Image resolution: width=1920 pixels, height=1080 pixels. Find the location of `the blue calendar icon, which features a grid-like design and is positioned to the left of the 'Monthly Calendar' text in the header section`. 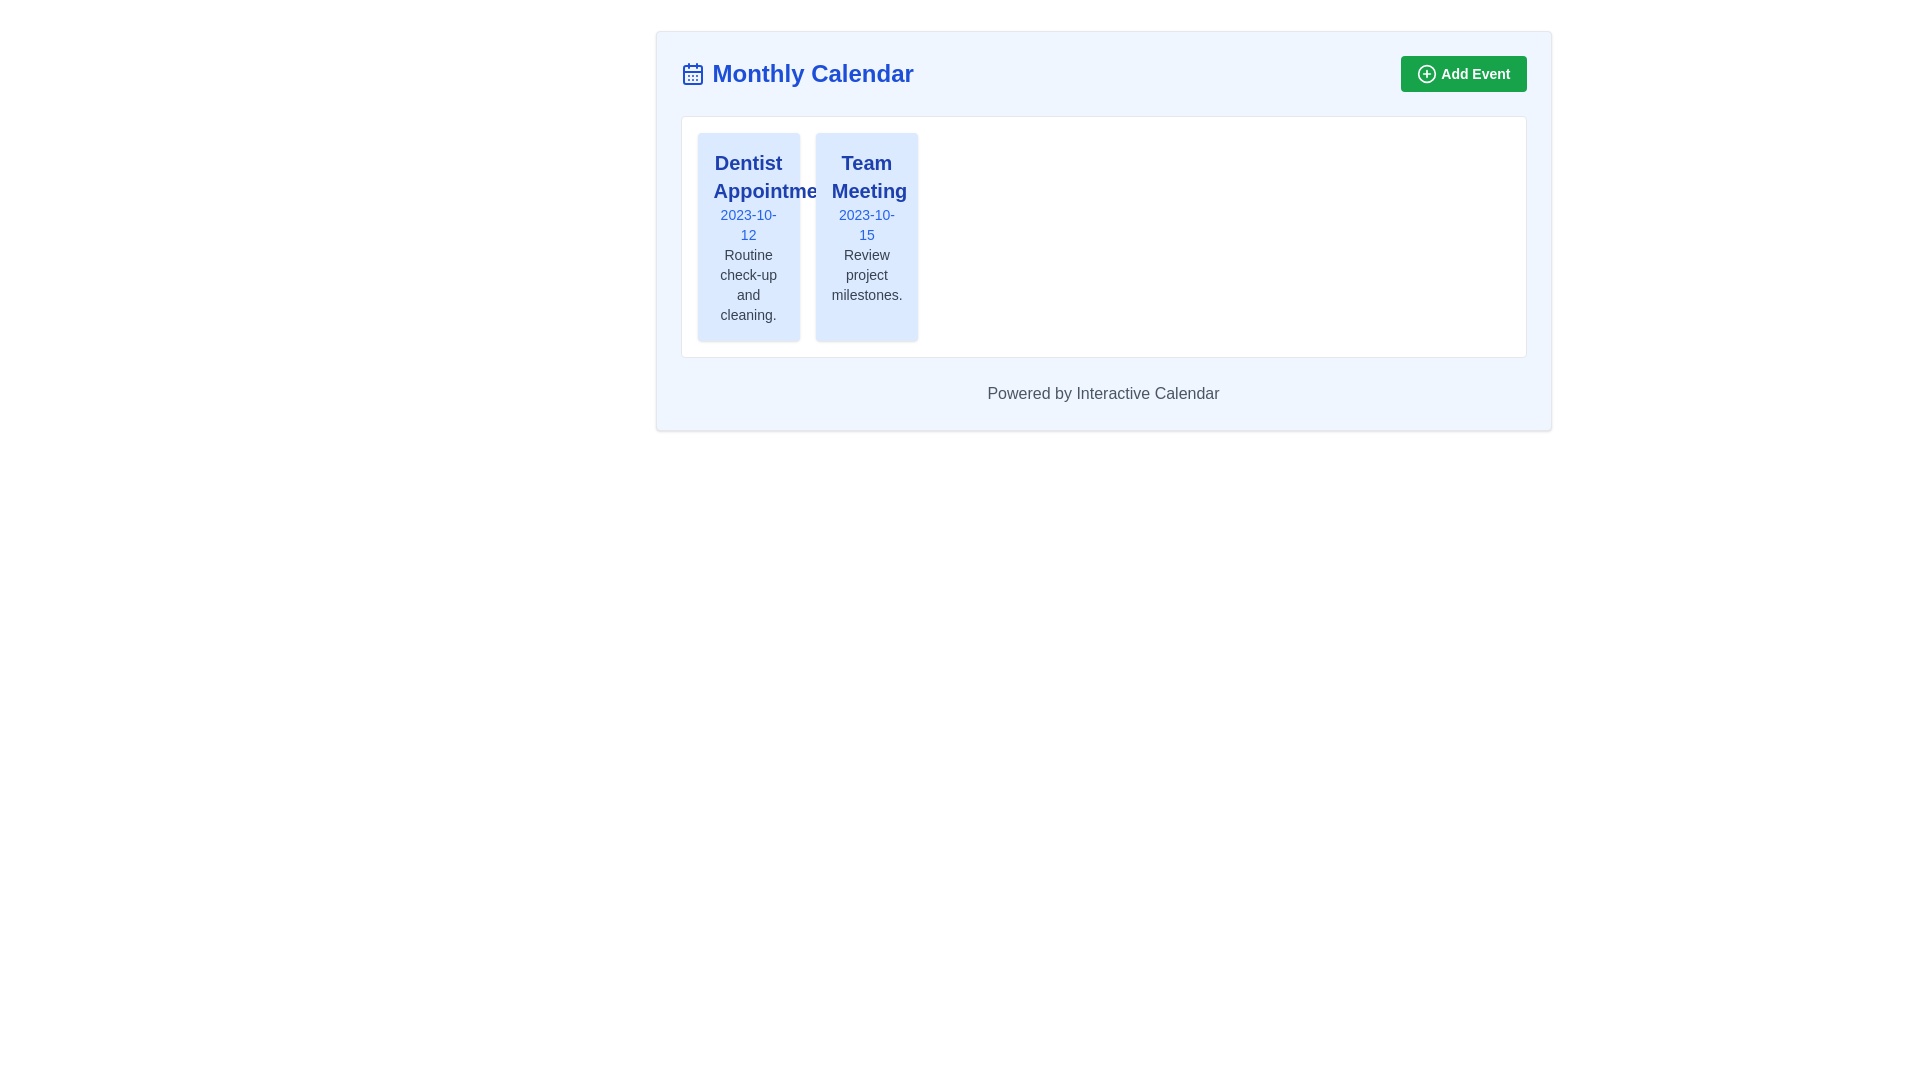

the blue calendar icon, which features a grid-like design and is positioned to the left of the 'Monthly Calendar' text in the header section is located at coordinates (692, 72).